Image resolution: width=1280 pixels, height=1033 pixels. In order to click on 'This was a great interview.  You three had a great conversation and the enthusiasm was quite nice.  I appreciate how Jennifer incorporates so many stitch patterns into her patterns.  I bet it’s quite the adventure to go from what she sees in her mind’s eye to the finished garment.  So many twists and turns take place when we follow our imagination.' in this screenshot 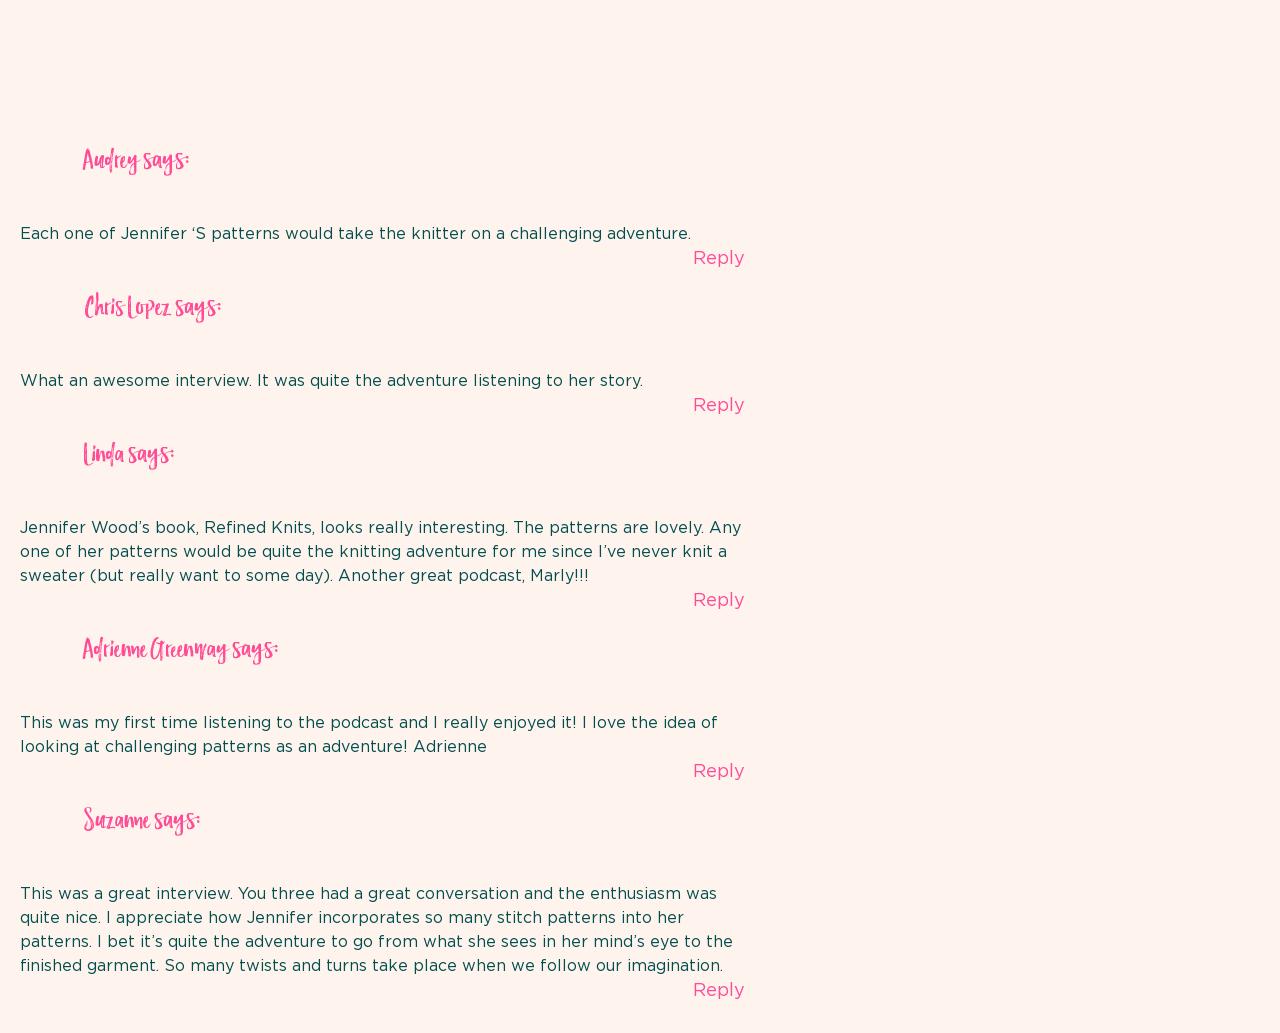, I will do `click(376, 929)`.